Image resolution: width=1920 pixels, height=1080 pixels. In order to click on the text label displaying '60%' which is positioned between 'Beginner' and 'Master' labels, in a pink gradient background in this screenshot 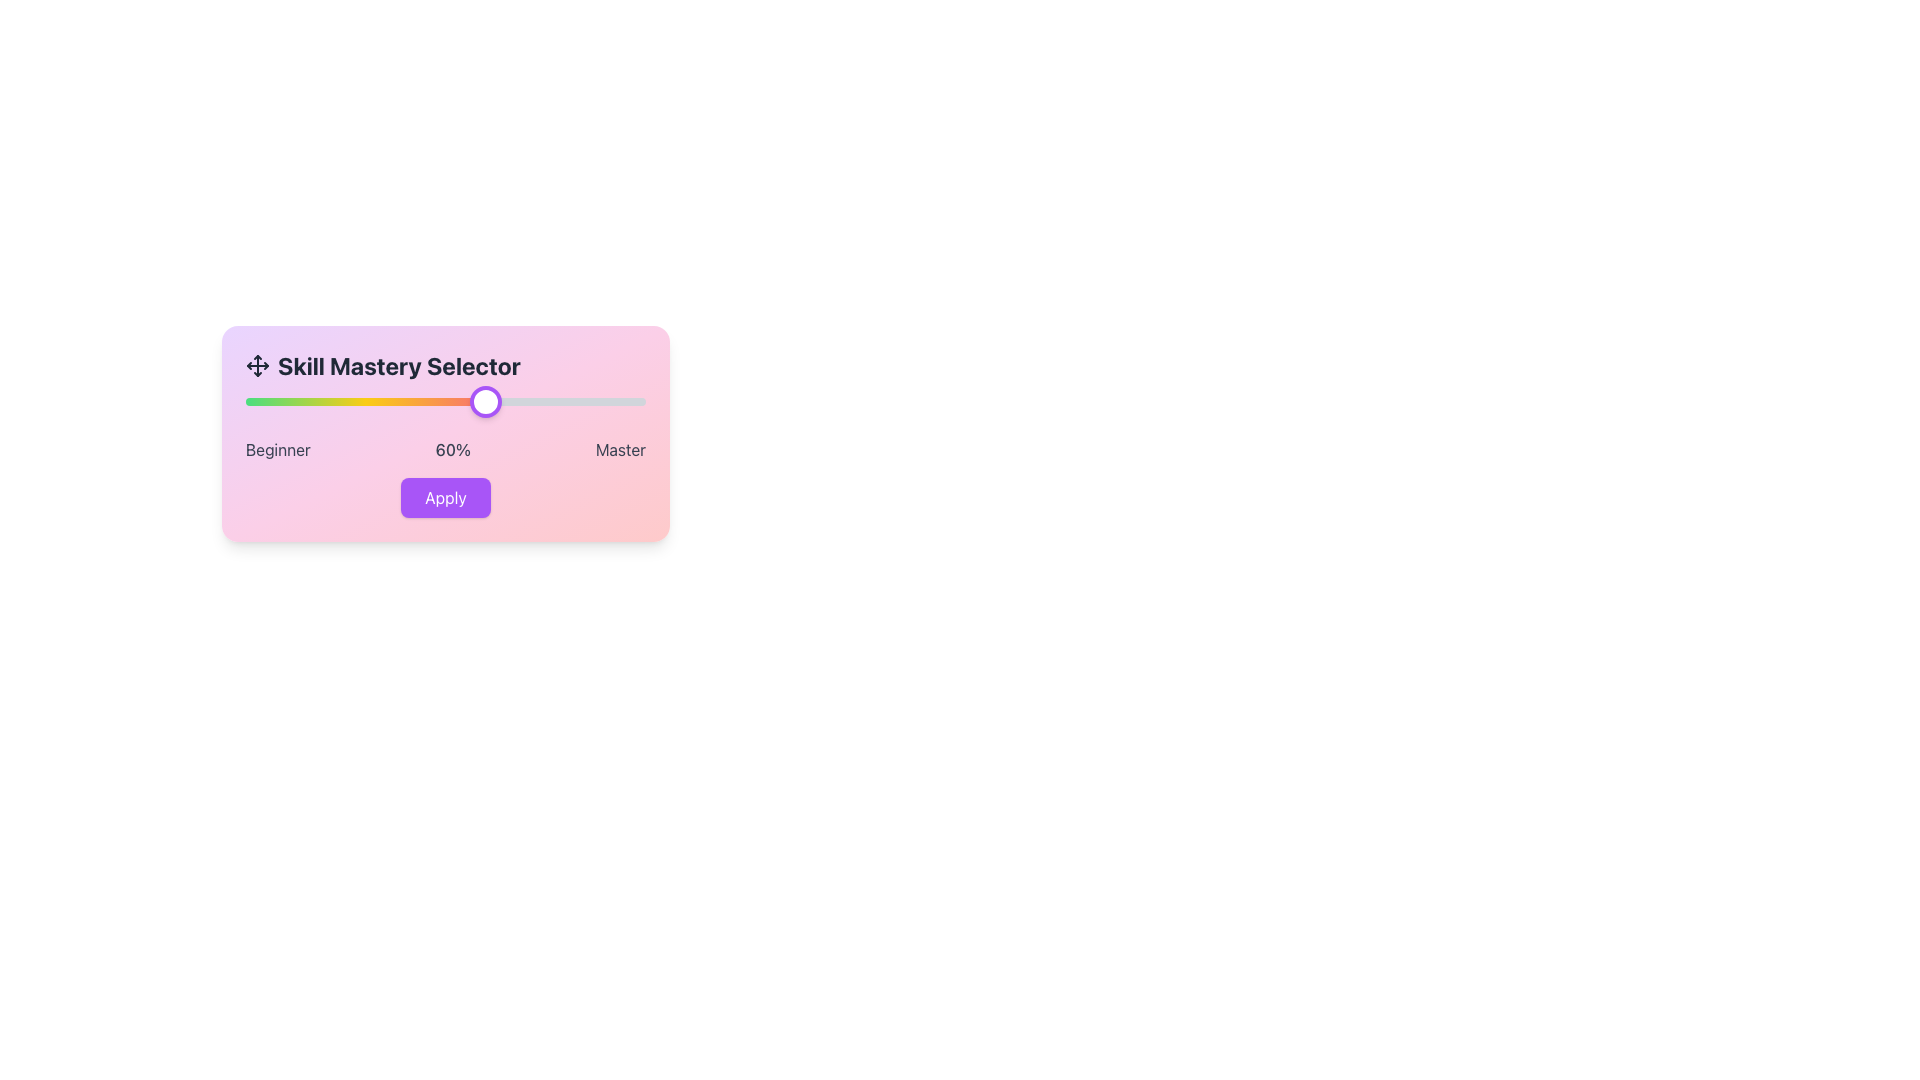, I will do `click(452, 450)`.